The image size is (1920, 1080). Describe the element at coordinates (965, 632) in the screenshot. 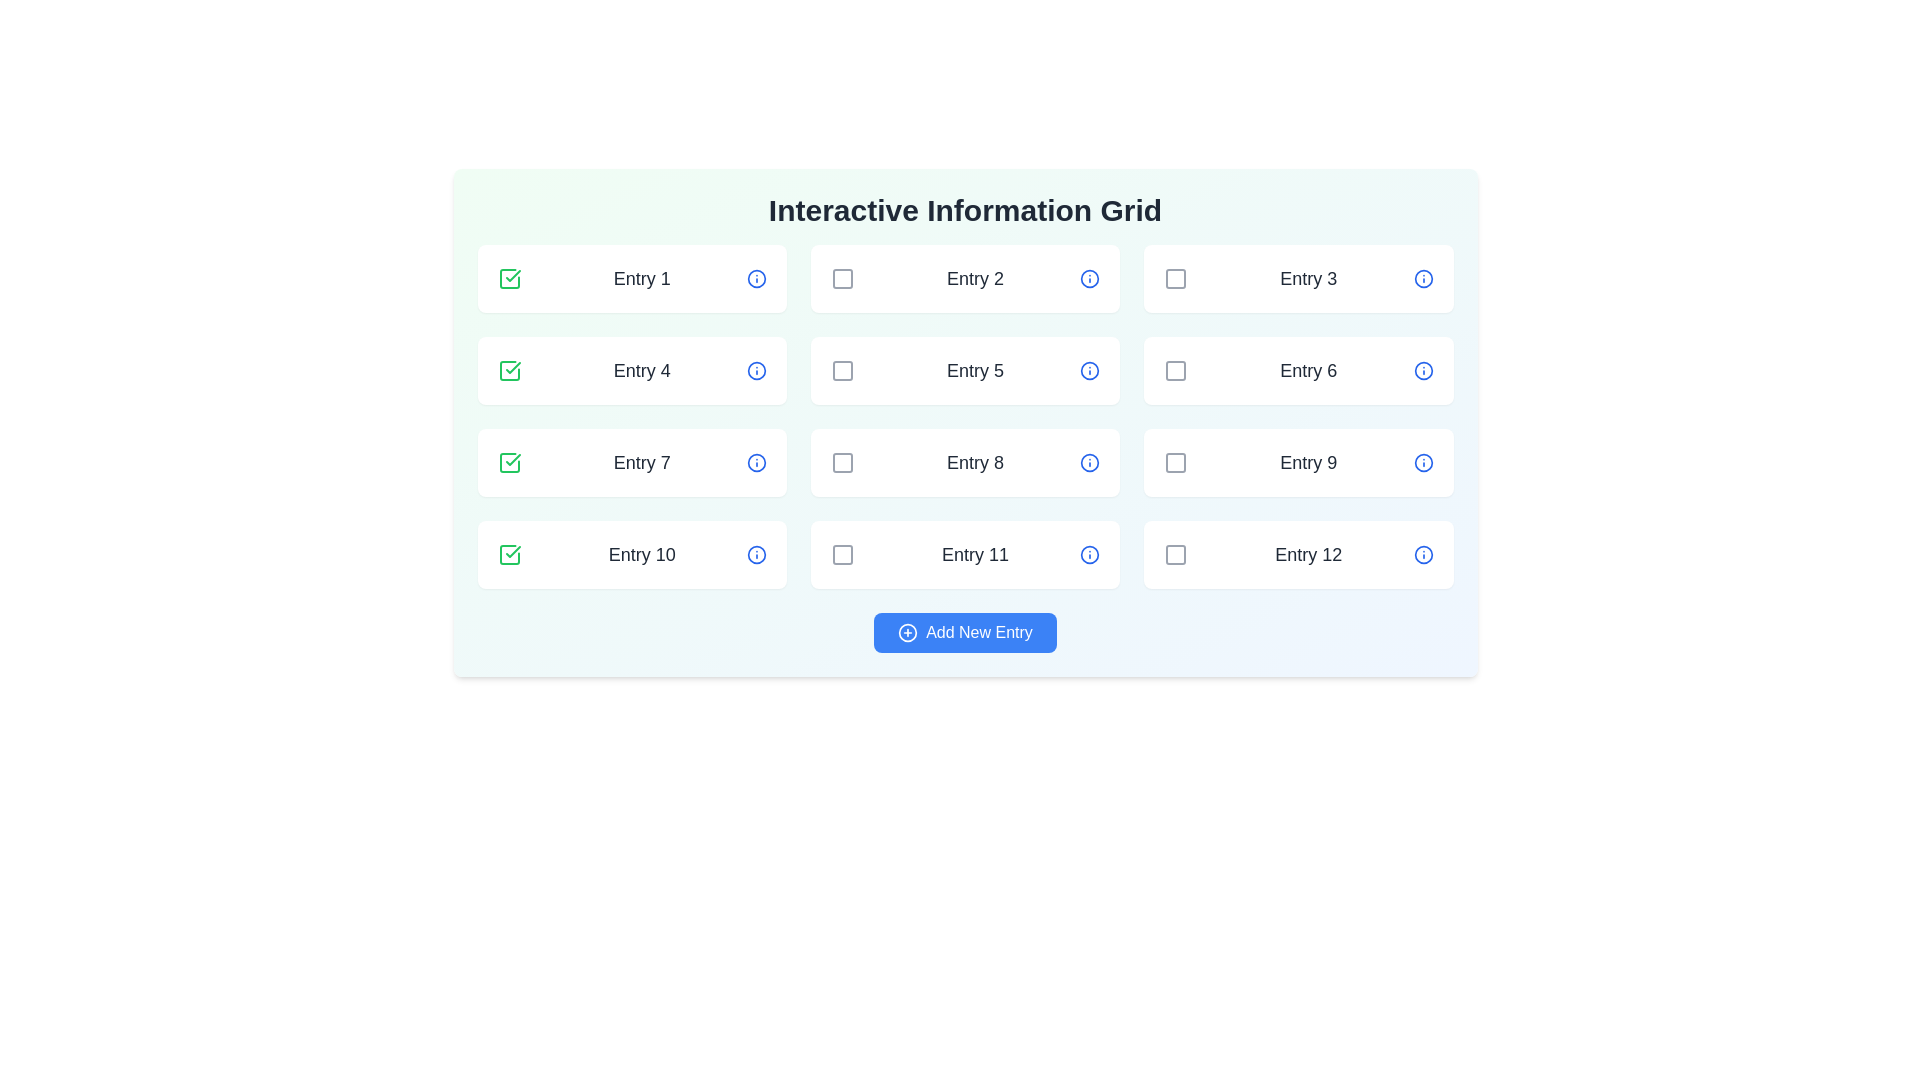

I see `'Add New Entry' button to add a new entry to the grid` at that location.